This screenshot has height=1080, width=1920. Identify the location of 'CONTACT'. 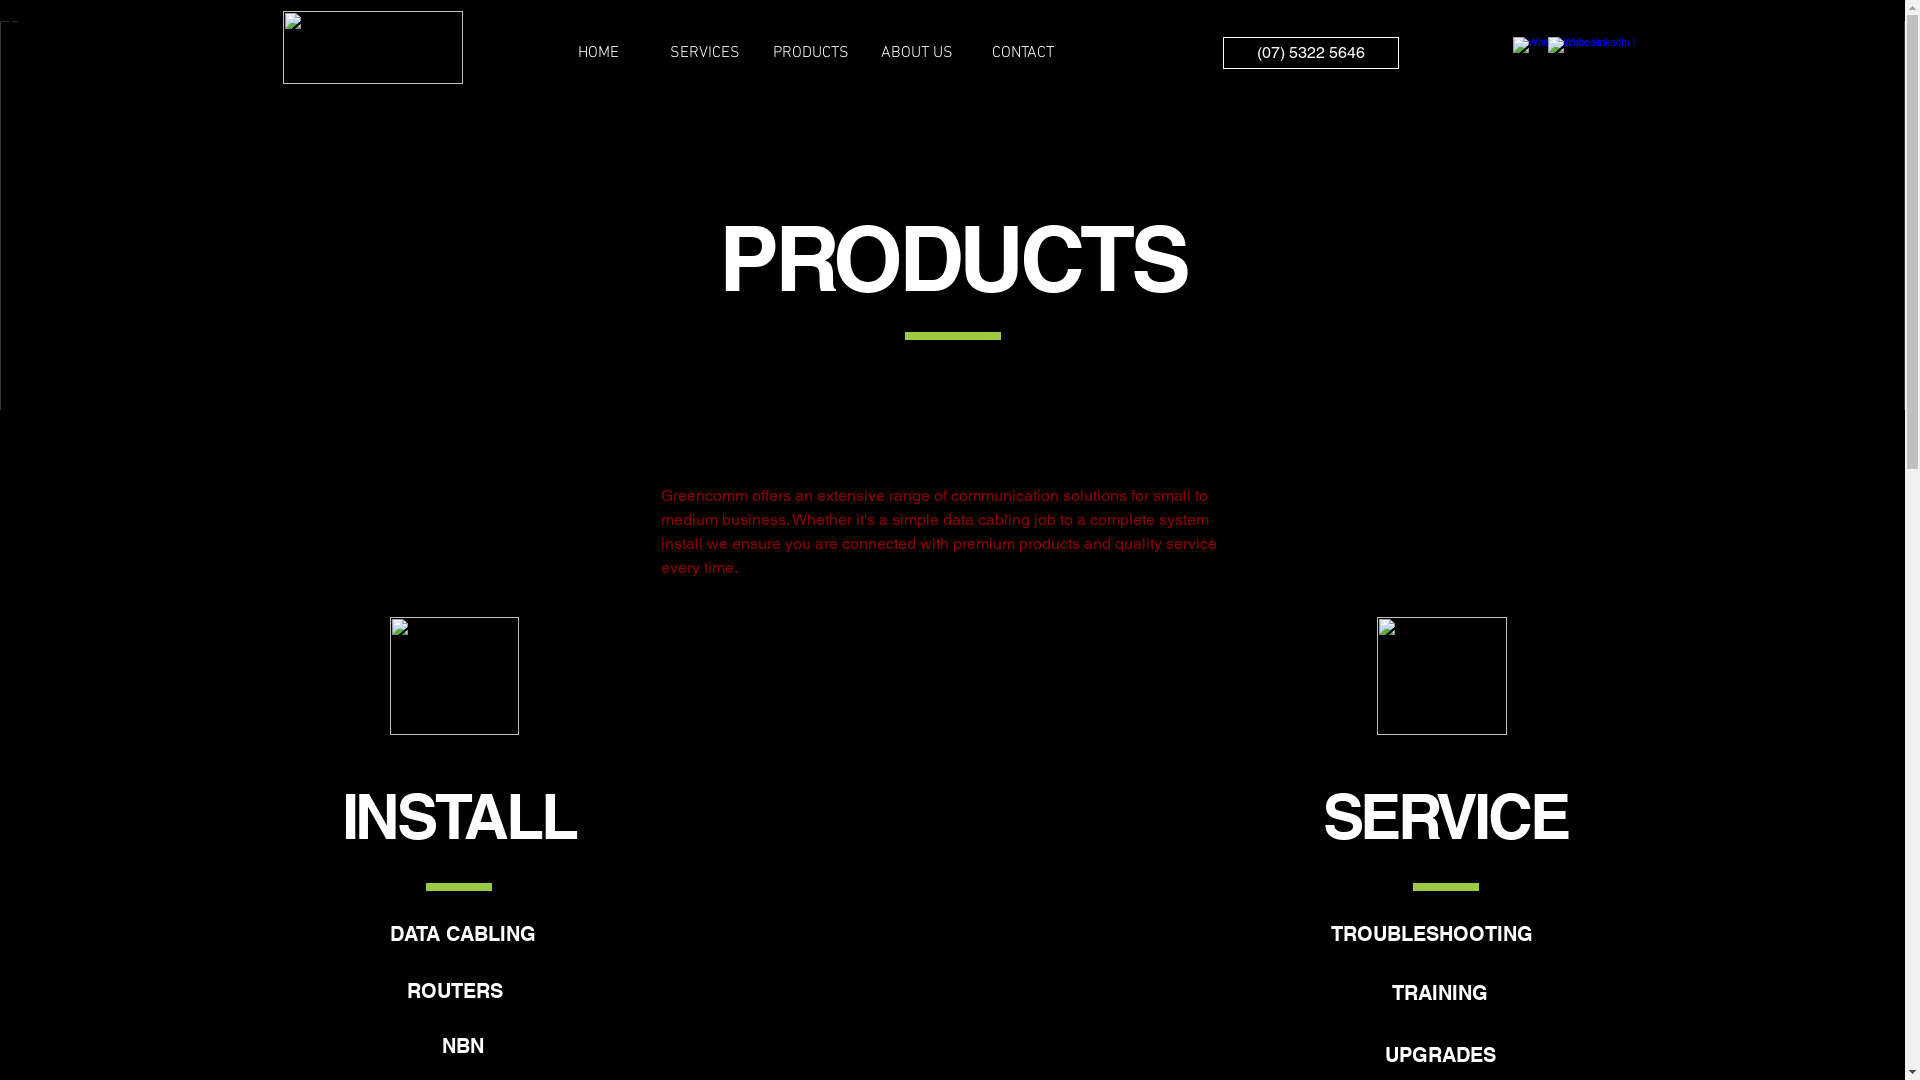
(1022, 52).